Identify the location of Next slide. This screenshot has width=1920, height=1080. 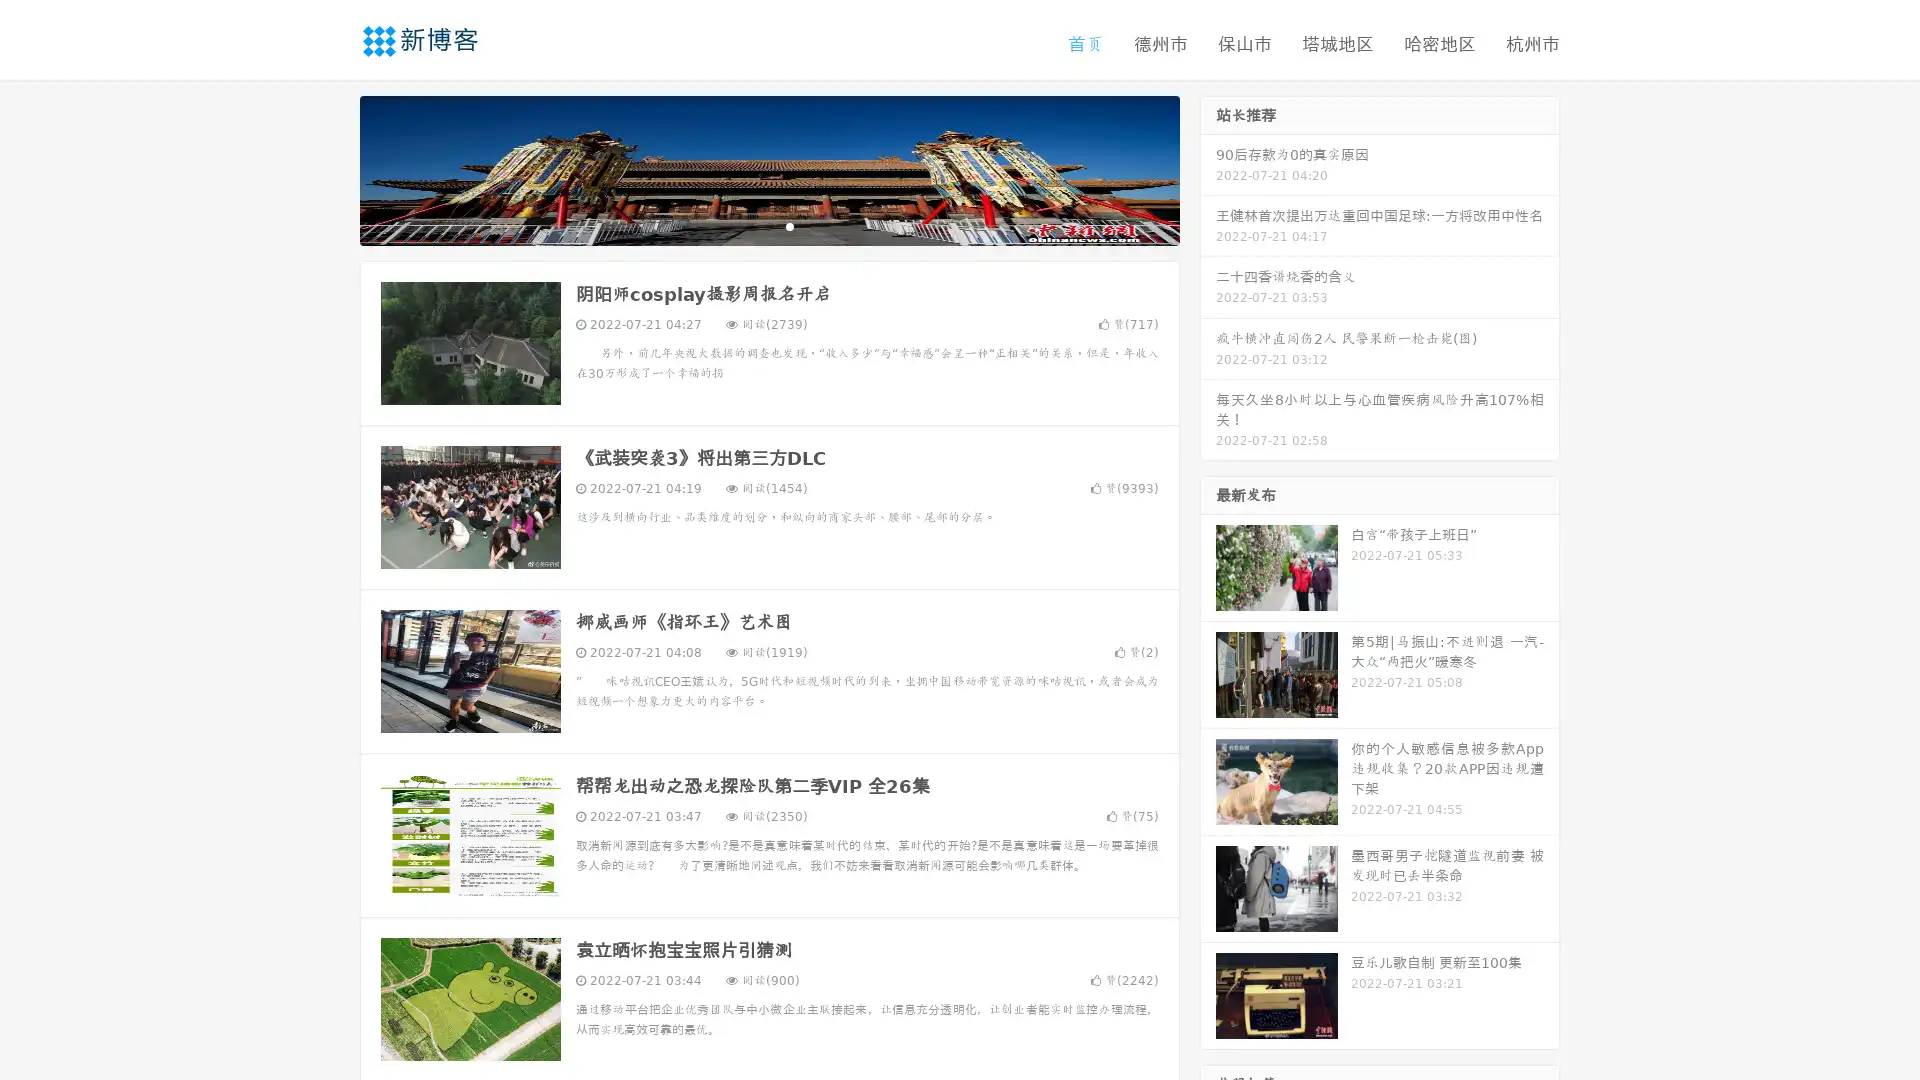
(1208, 168).